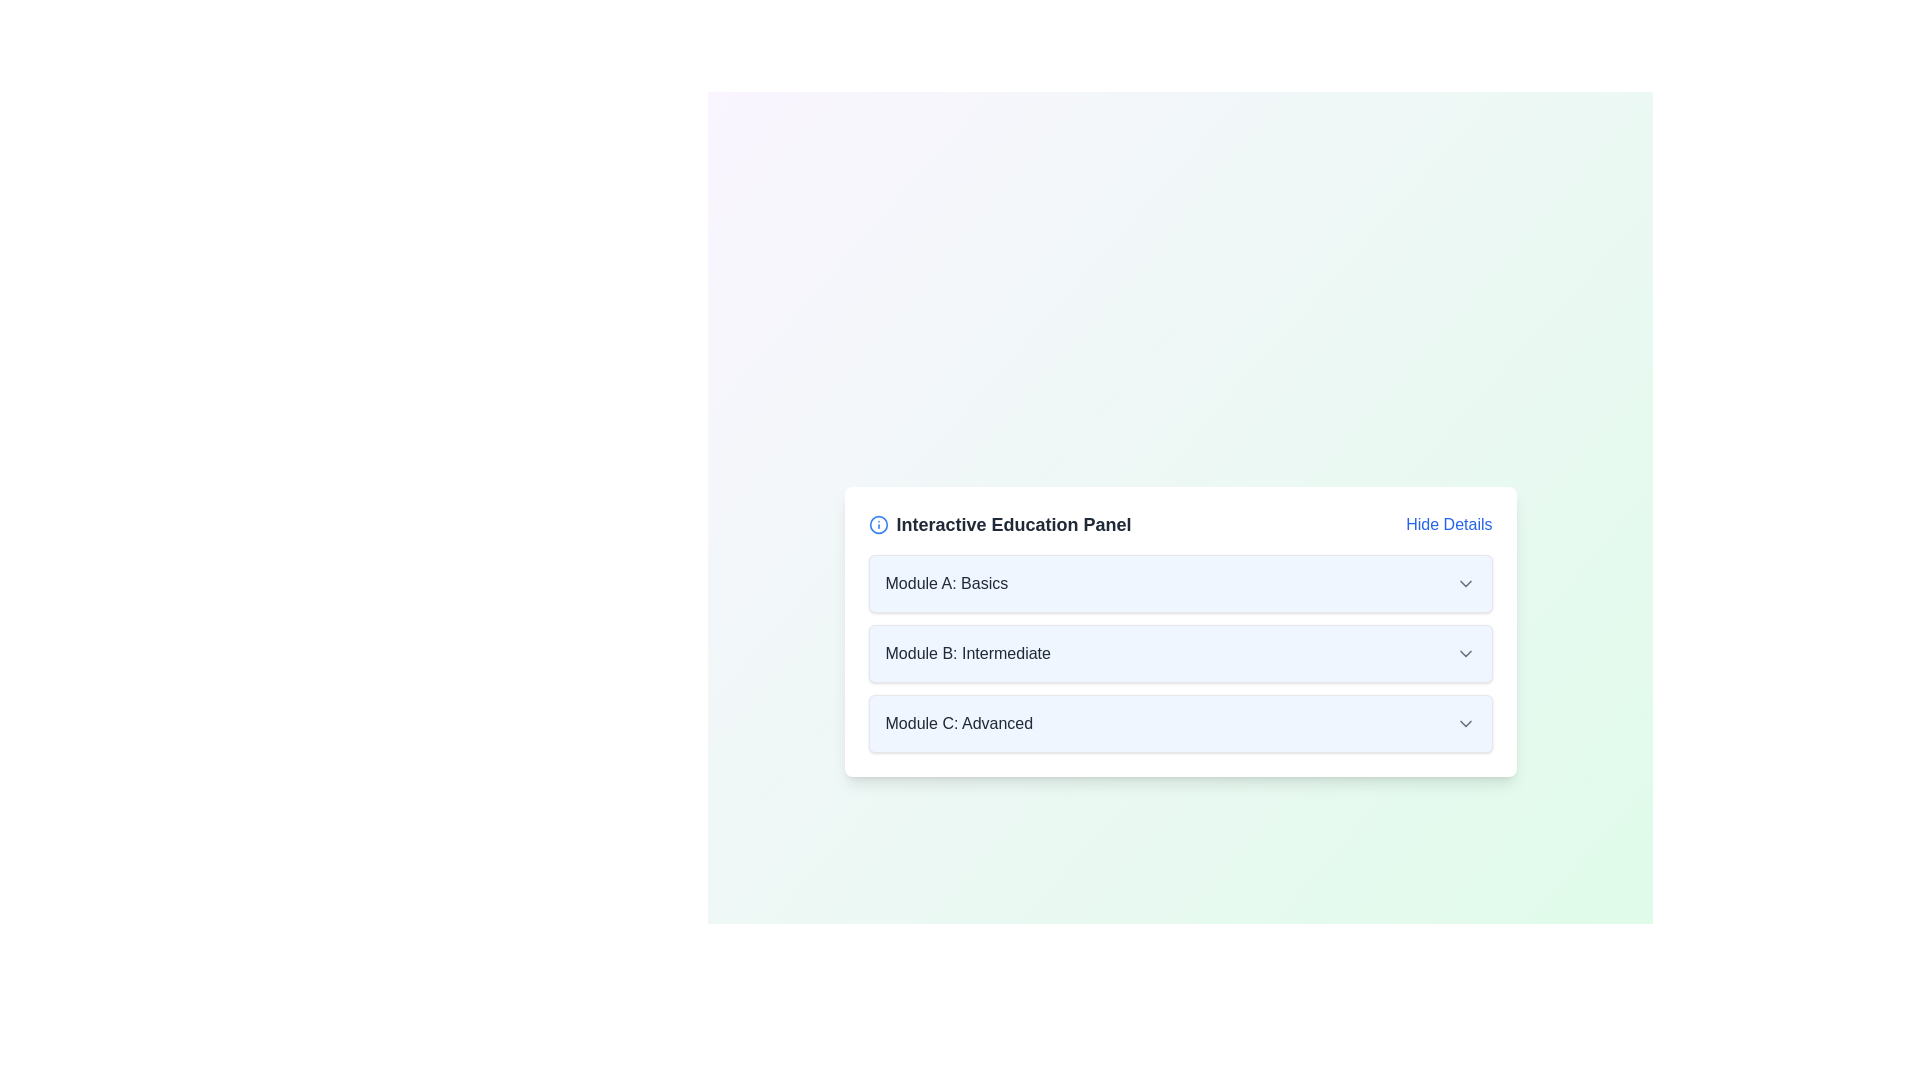  Describe the element at coordinates (1449, 523) in the screenshot. I see `the toggle link in the top-right corner of the 'Interactive Education Panel'` at that location.